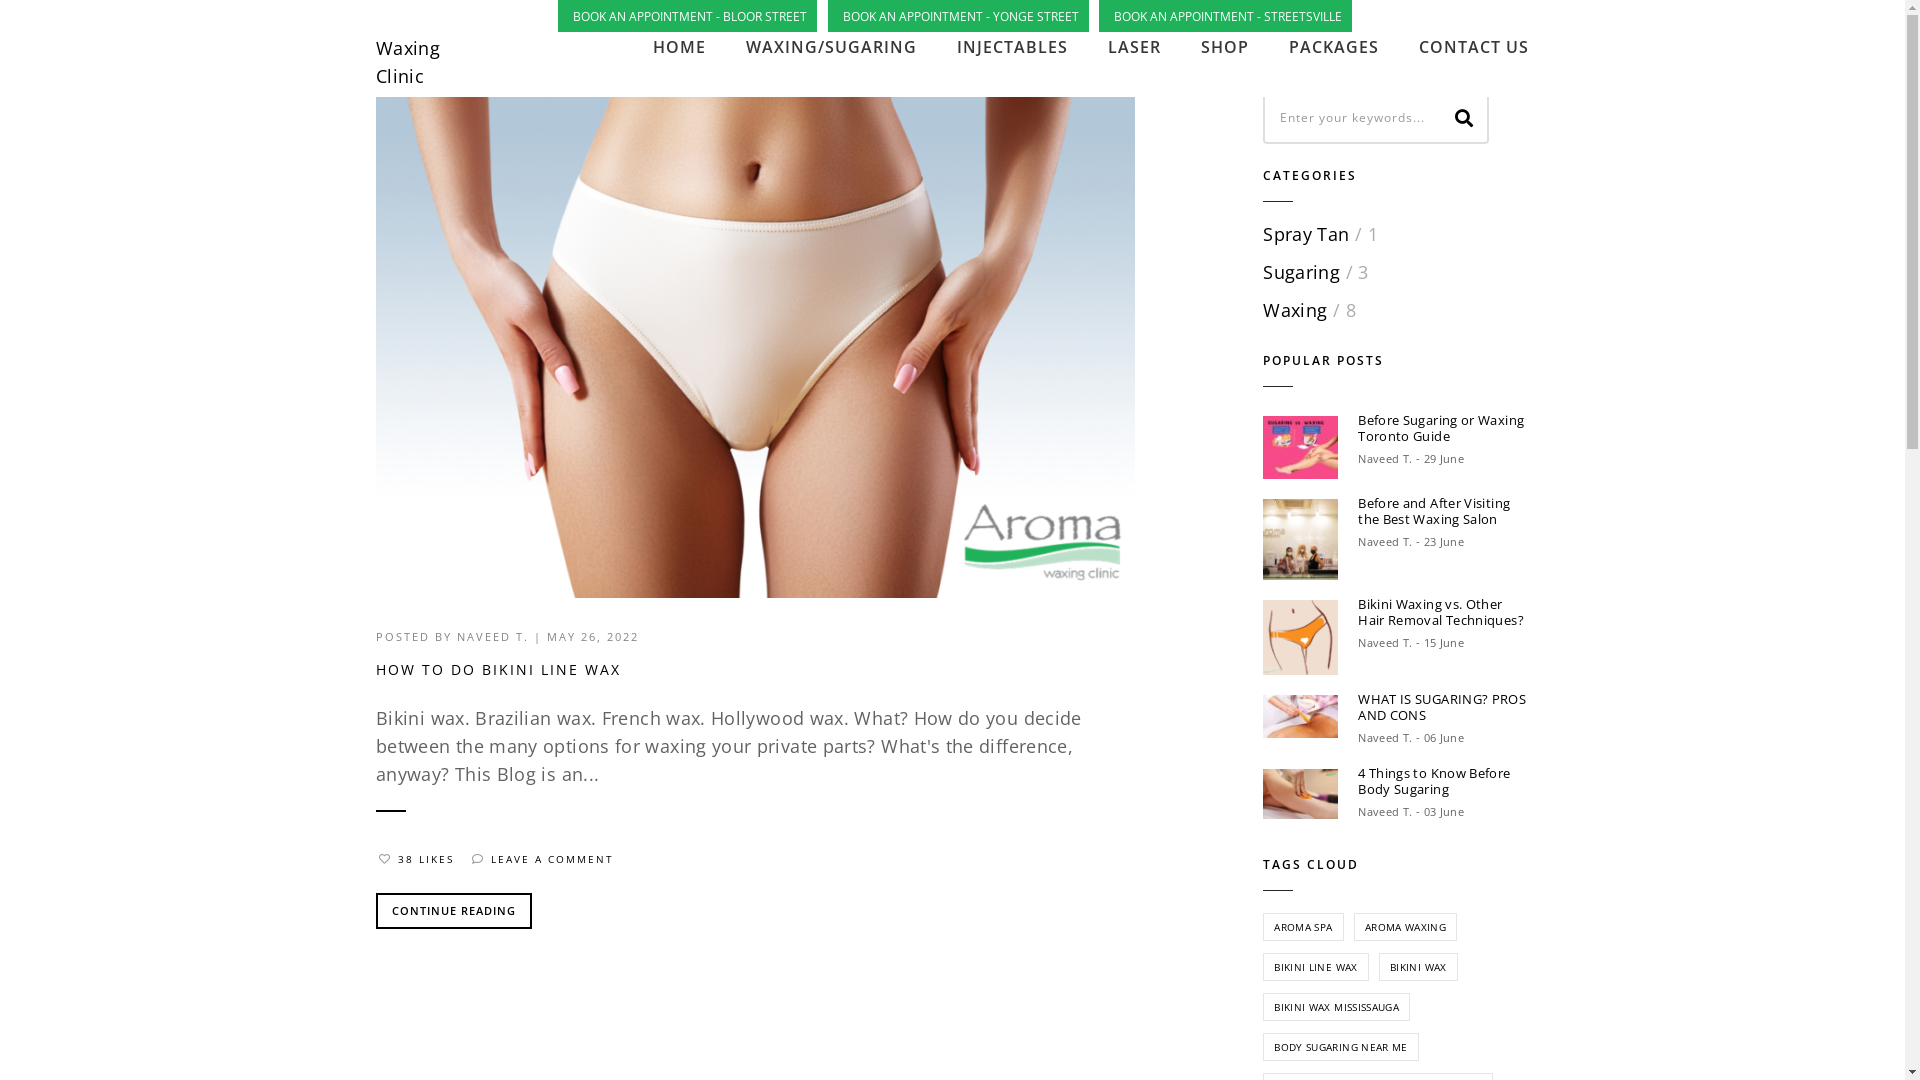 The height and width of the screenshot is (1080, 1920). What do you see at coordinates (1300, 446) in the screenshot?
I see `'sugaring VS waxing'` at bounding box center [1300, 446].